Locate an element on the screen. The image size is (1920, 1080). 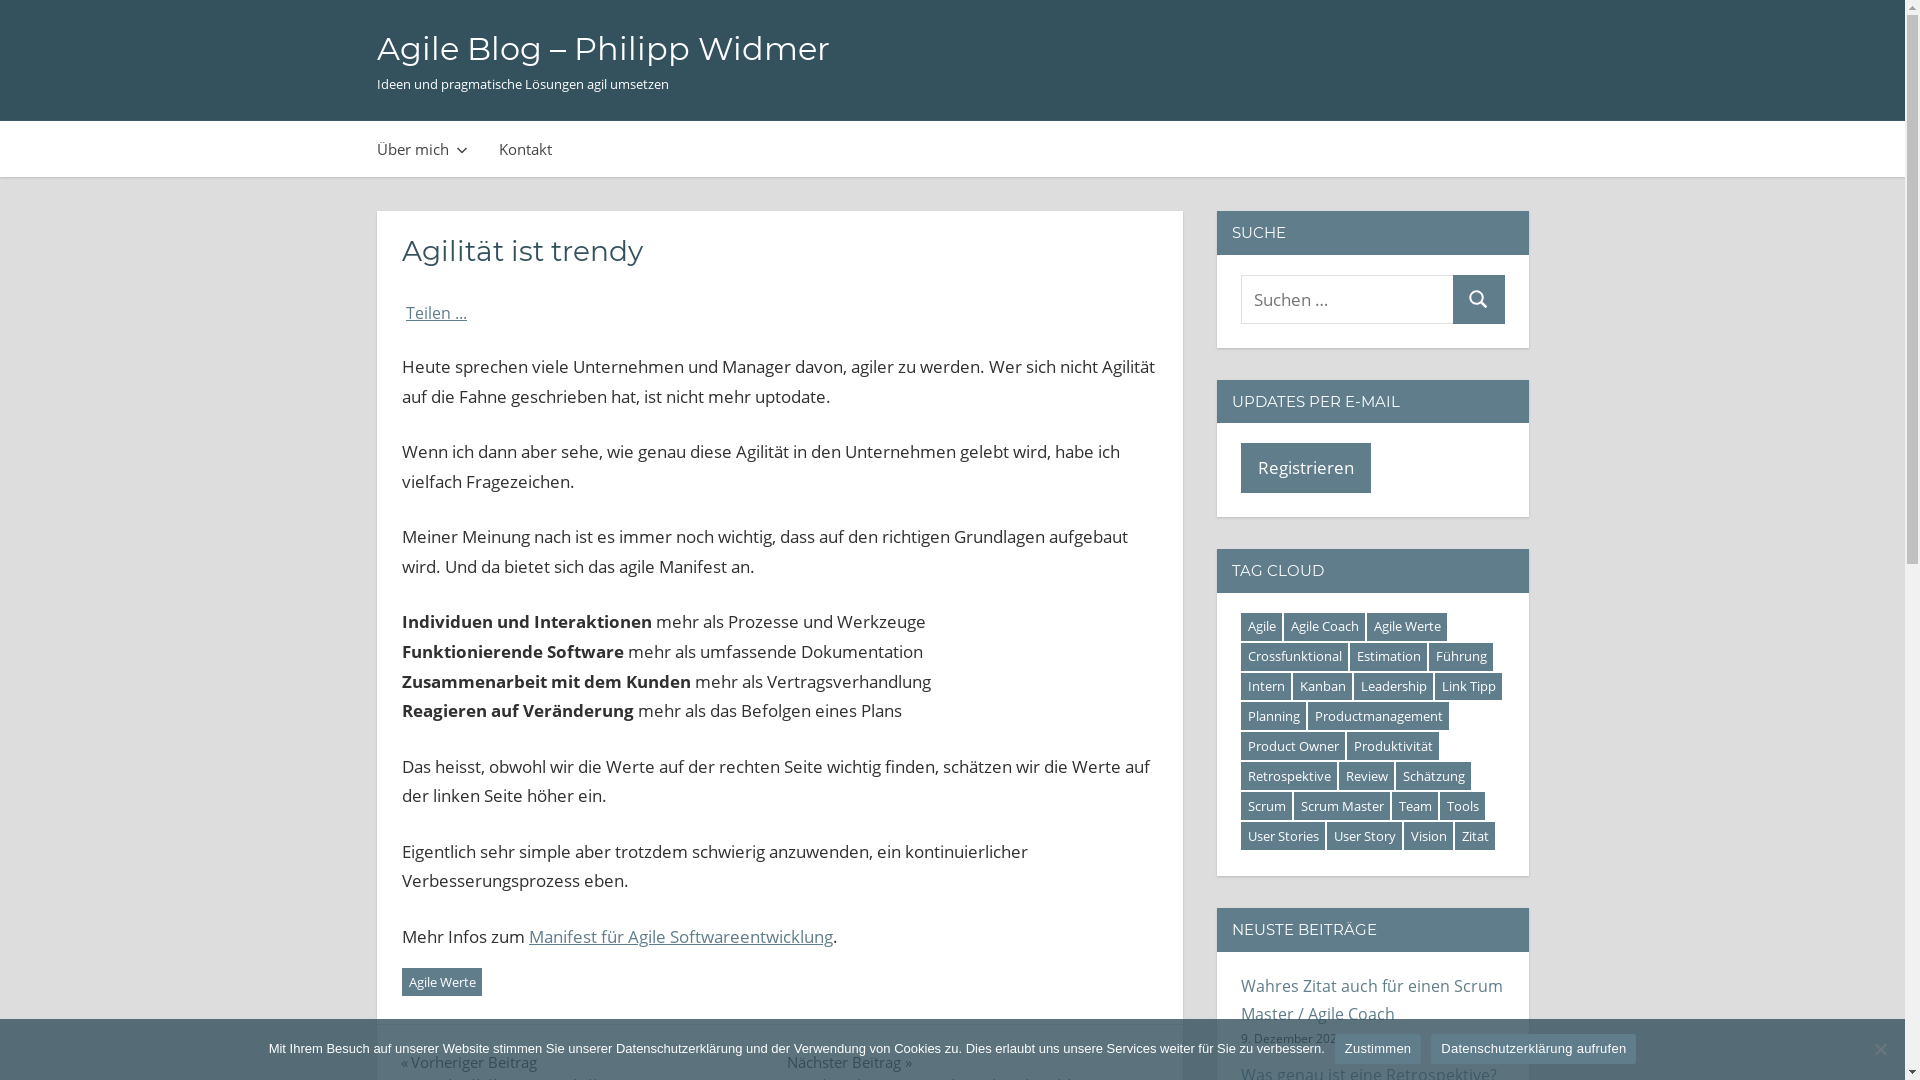
'Scrum' is located at coordinates (1265, 805).